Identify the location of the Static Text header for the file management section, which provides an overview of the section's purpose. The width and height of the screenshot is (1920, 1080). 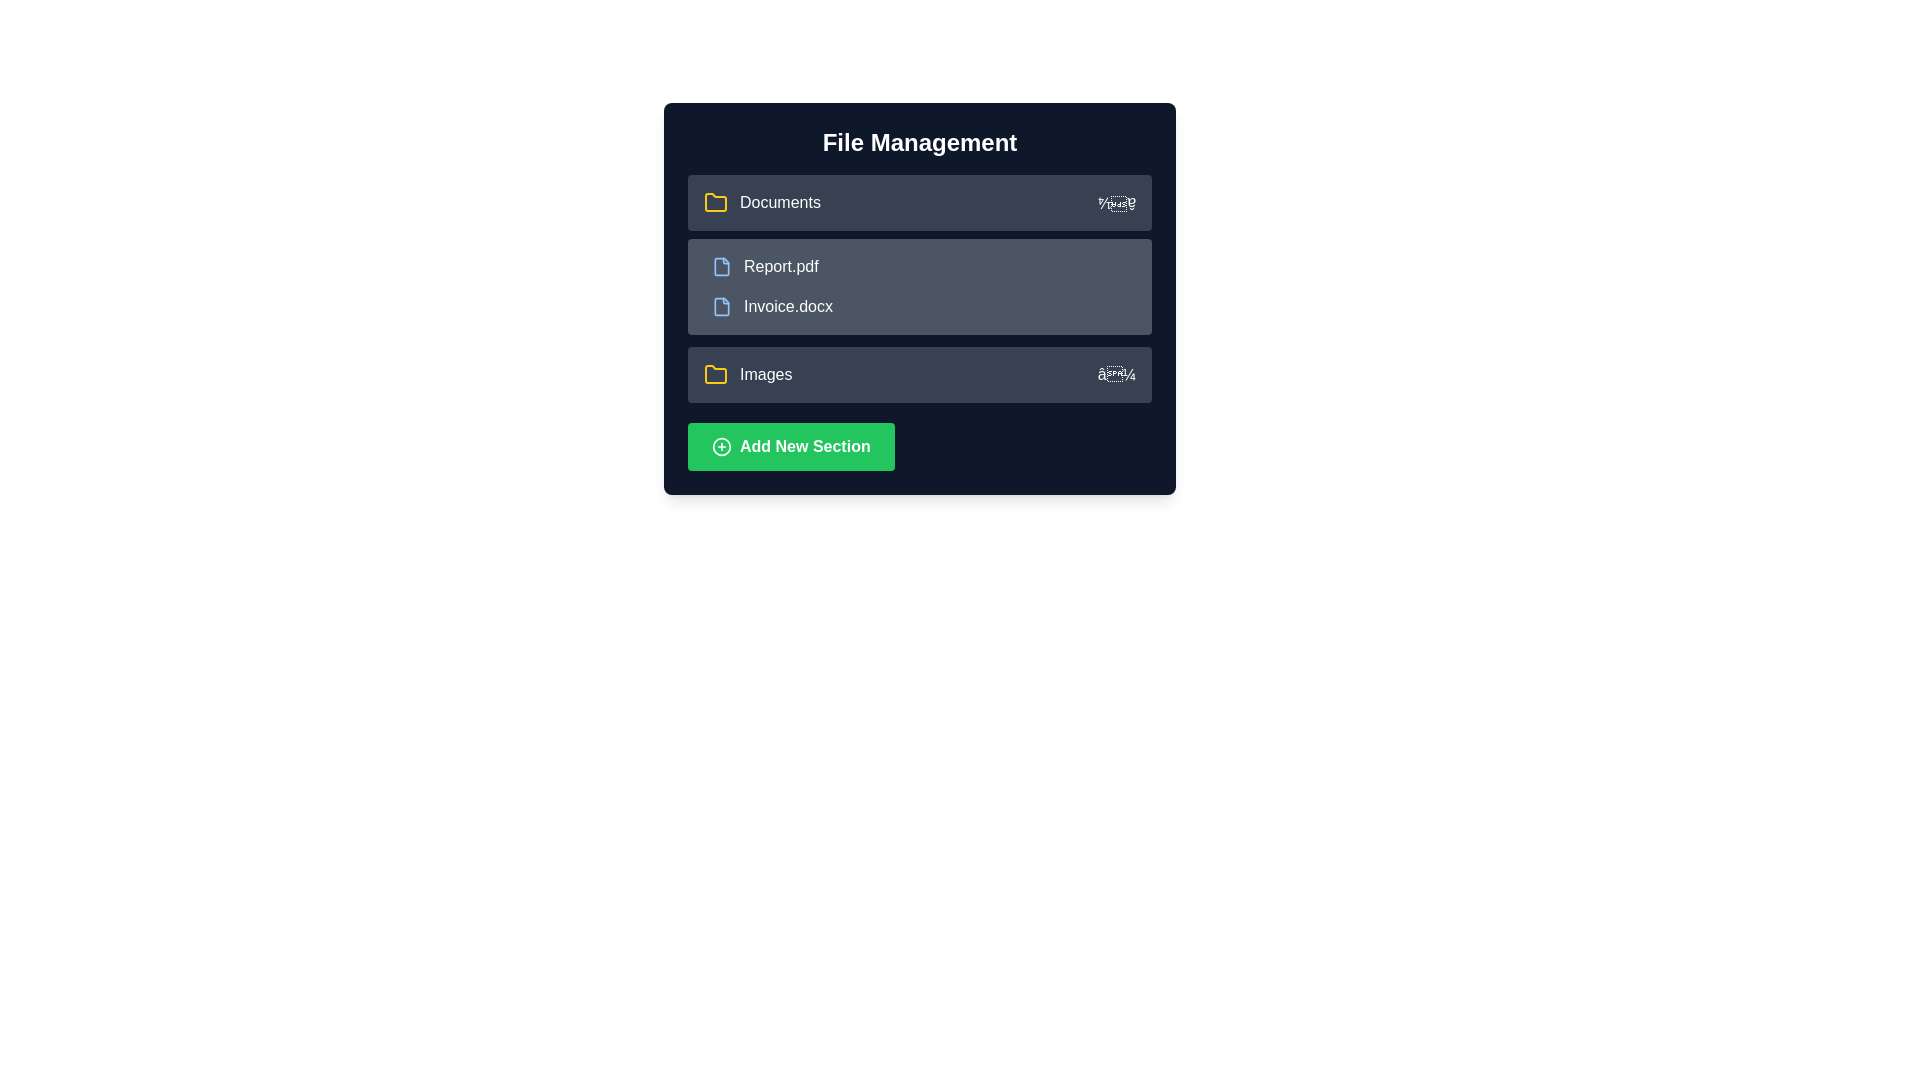
(919, 141).